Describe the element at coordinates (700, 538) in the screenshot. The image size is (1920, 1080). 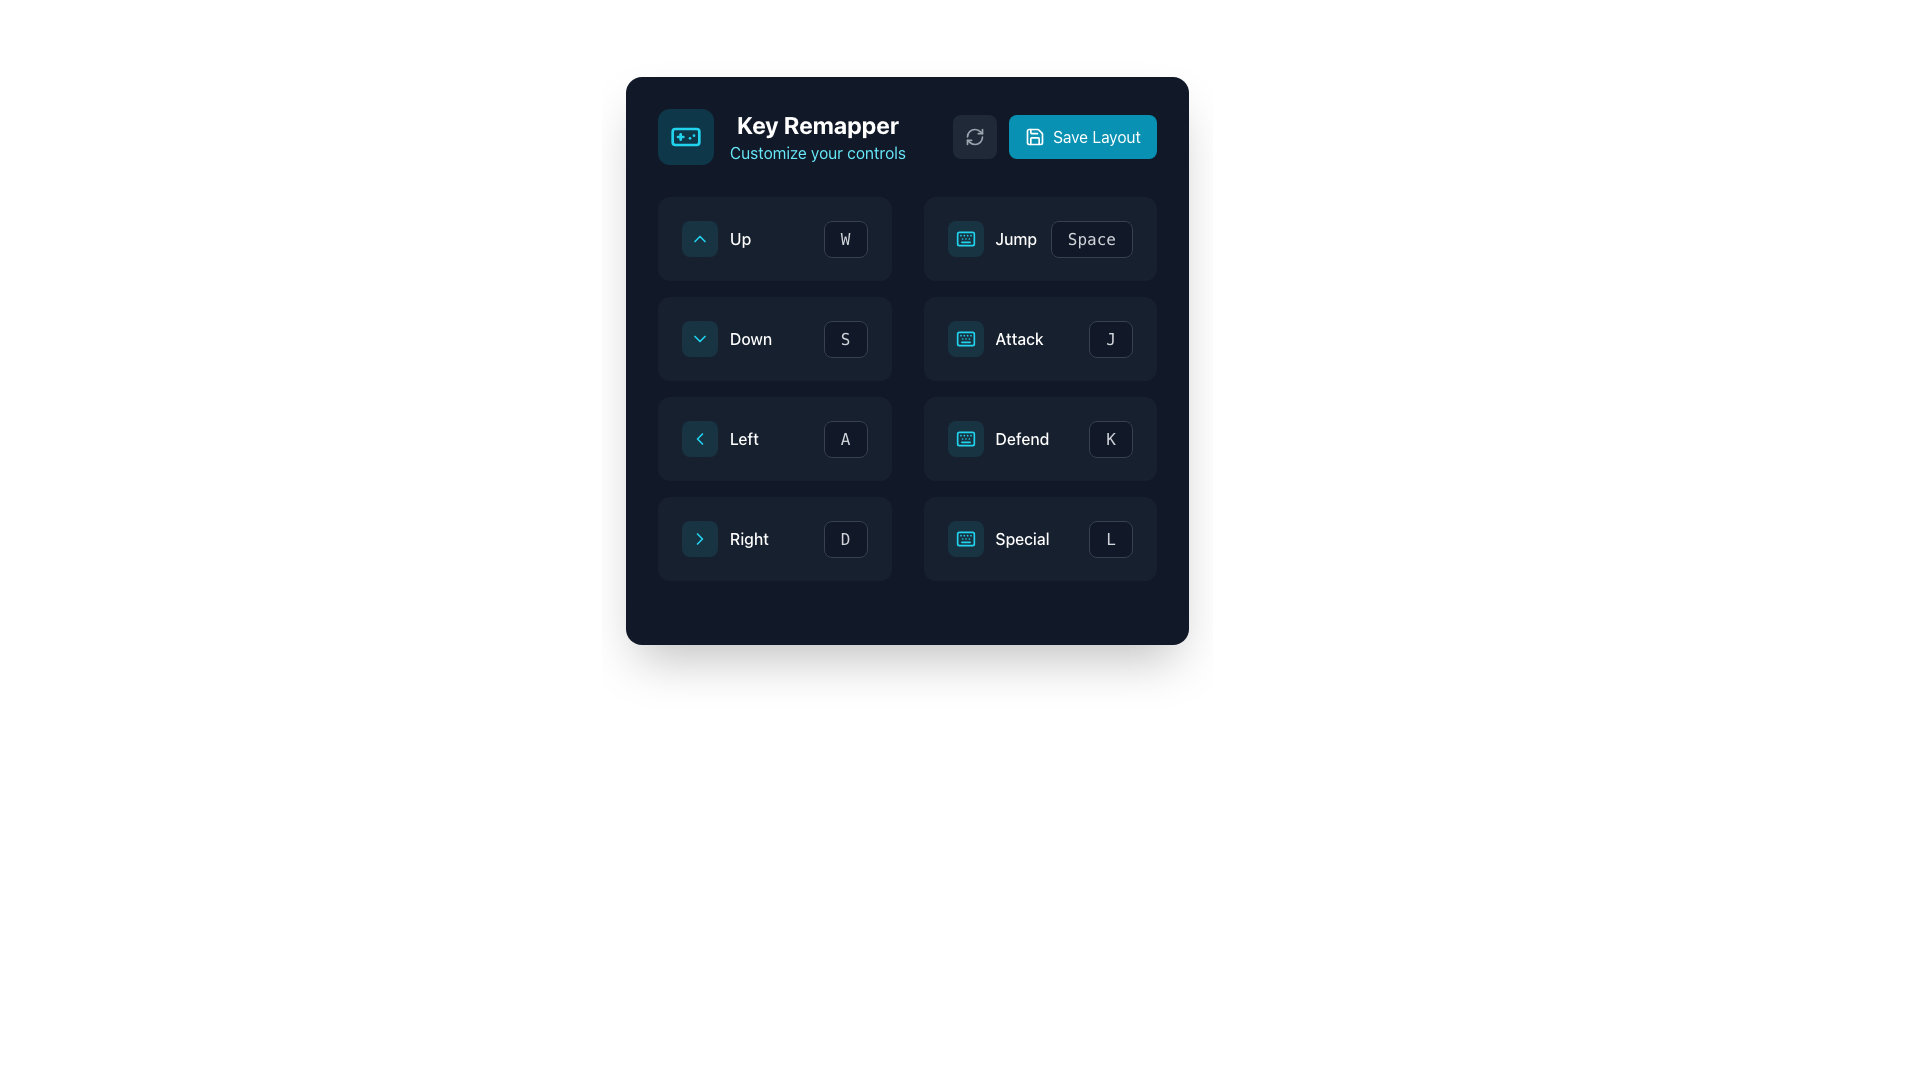
I see `the cyan chevron icon located to the left of the 'Right' text and above the 'D' key label in the bottom-left region of the interface` at that location.